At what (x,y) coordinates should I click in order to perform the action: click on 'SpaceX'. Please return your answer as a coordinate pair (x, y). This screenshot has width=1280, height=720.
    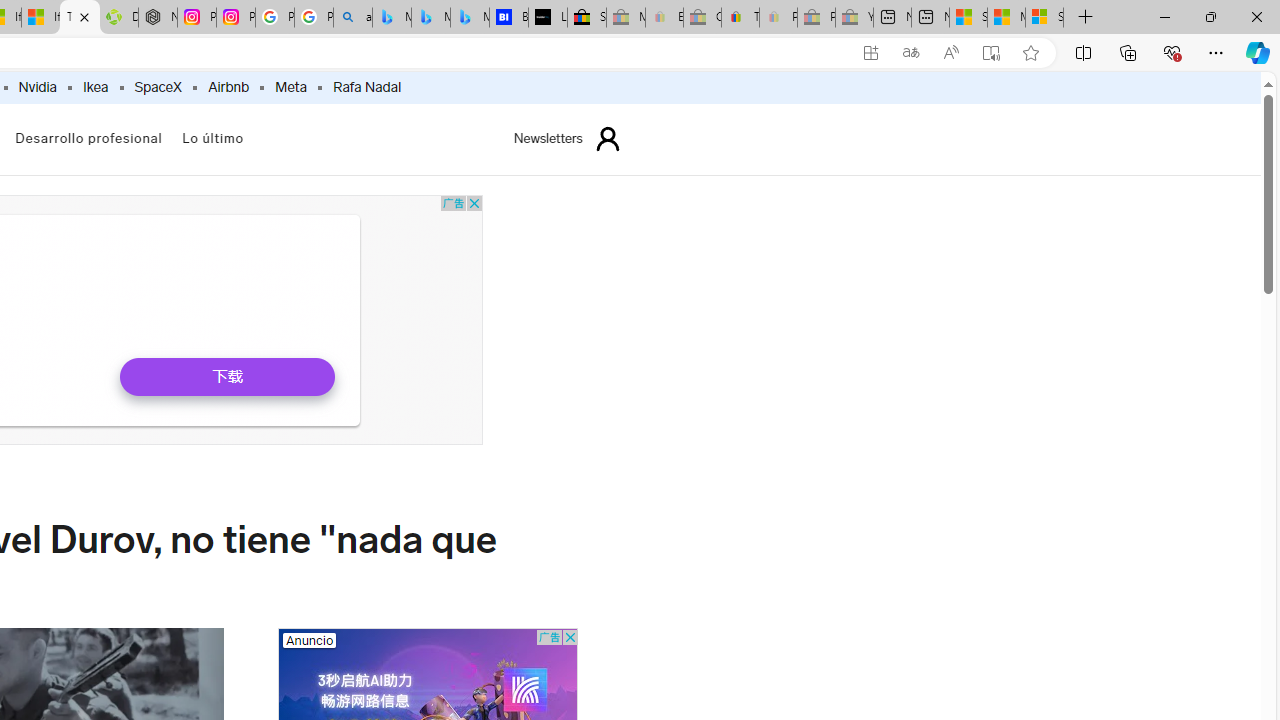
    Looking at the image, I should click on (156, 87).